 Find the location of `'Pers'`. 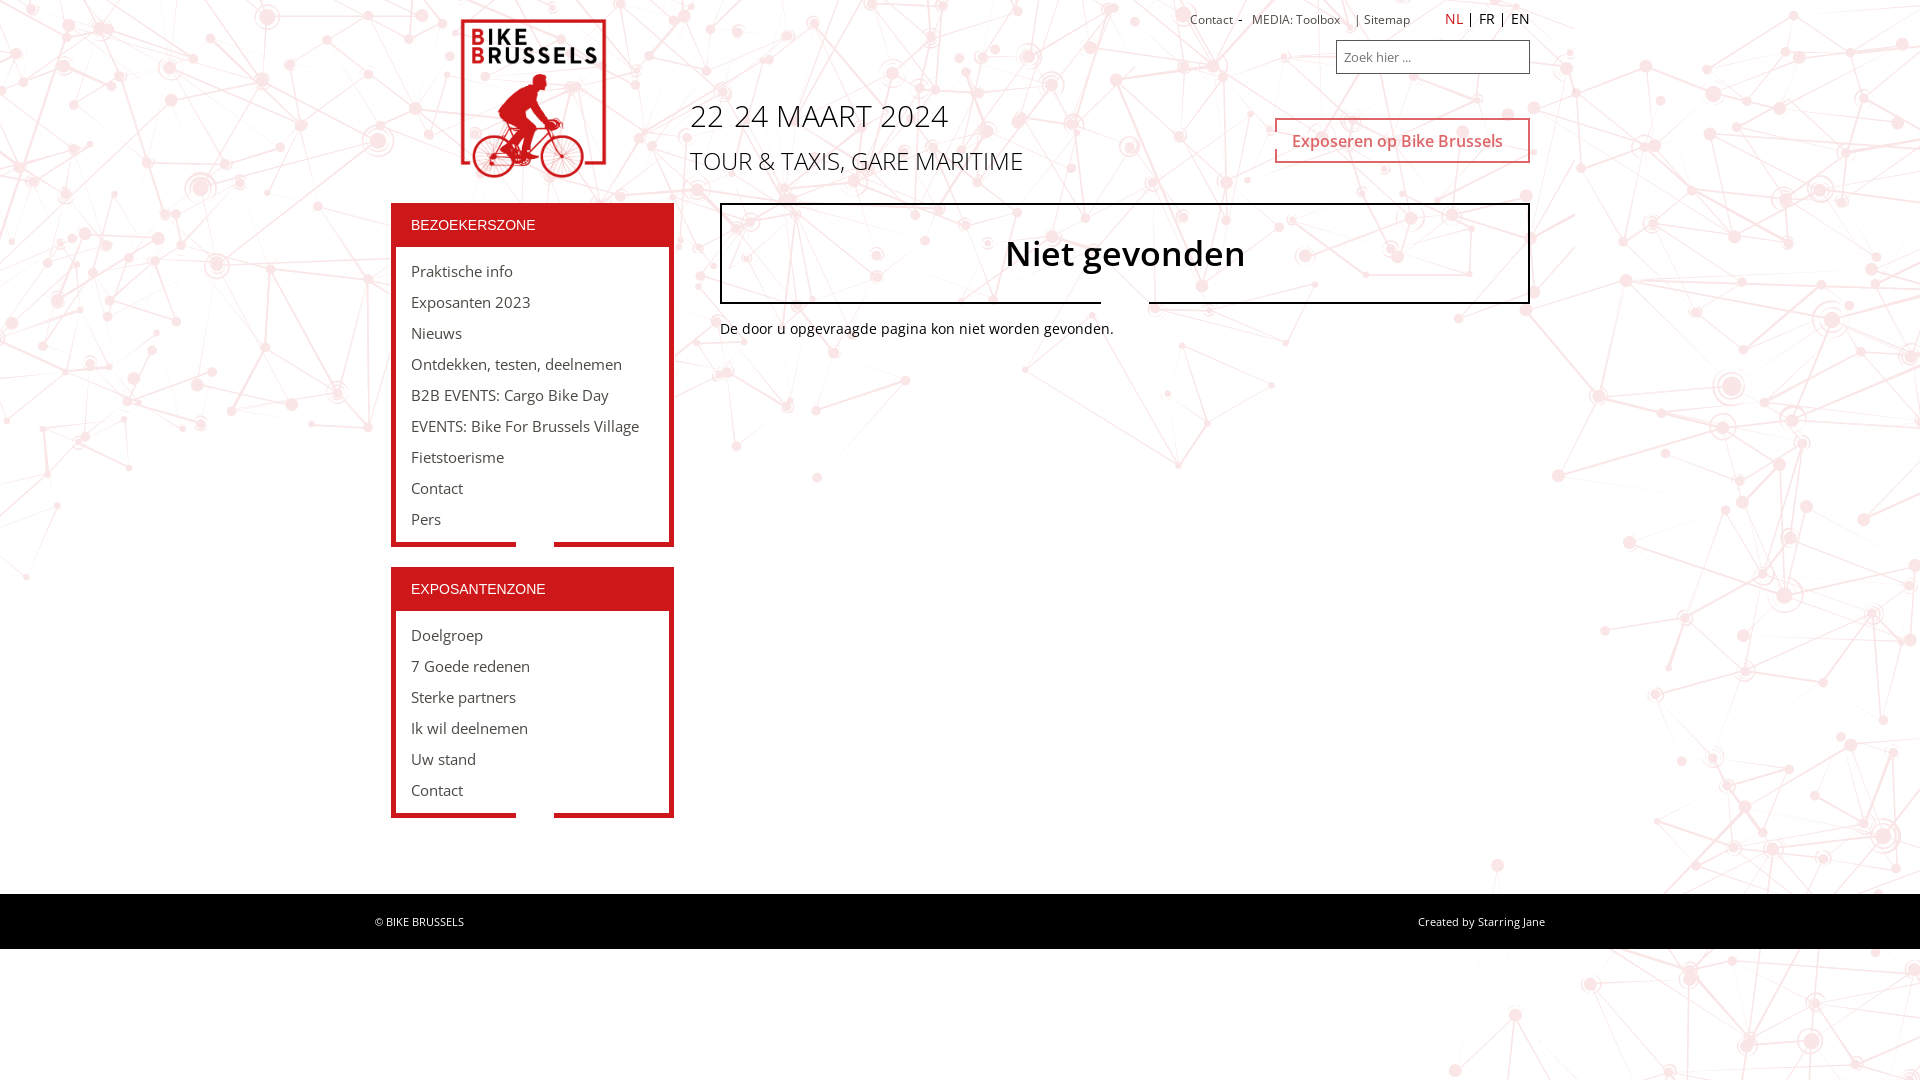

'Pers' is located at coordinates (532, 518).